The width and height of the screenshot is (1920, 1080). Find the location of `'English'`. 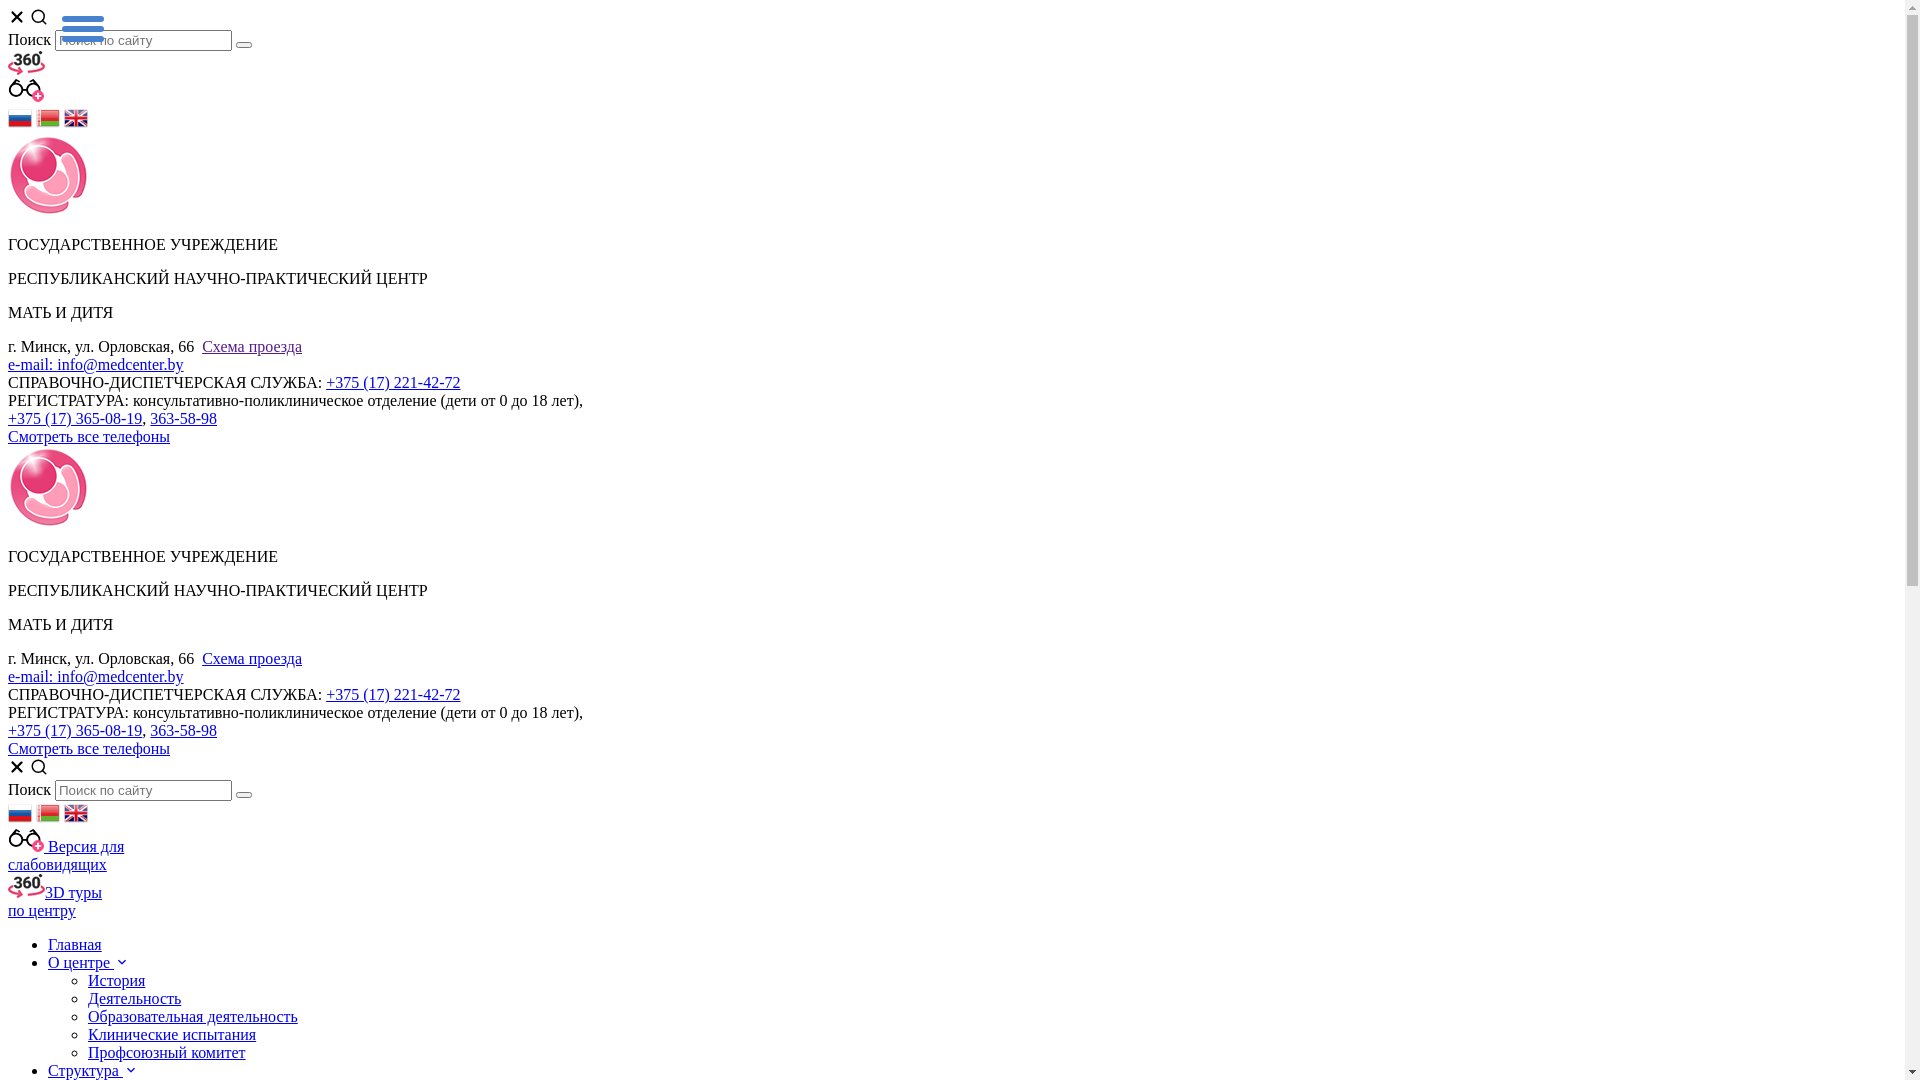

'English' is located at coordinates (76, 124).